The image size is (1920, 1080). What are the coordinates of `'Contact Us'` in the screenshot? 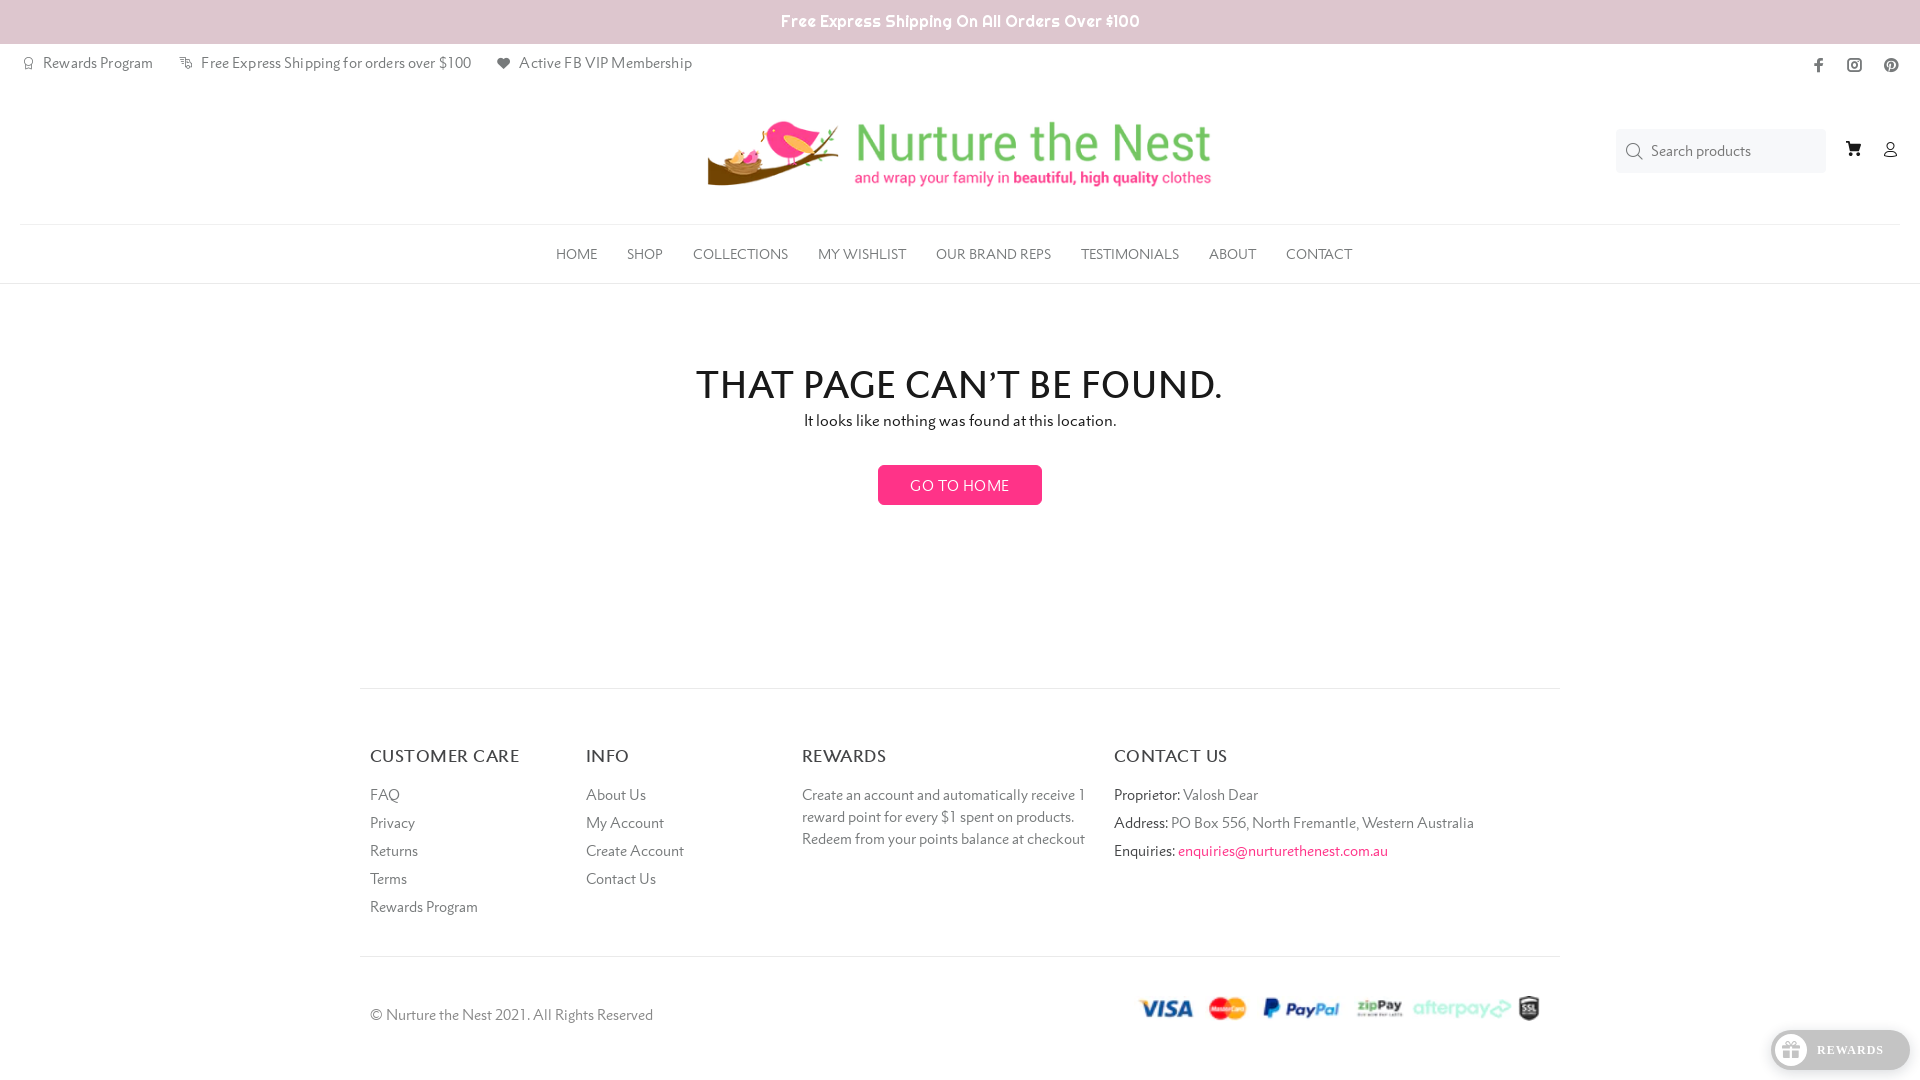 It's located at (619, 878).